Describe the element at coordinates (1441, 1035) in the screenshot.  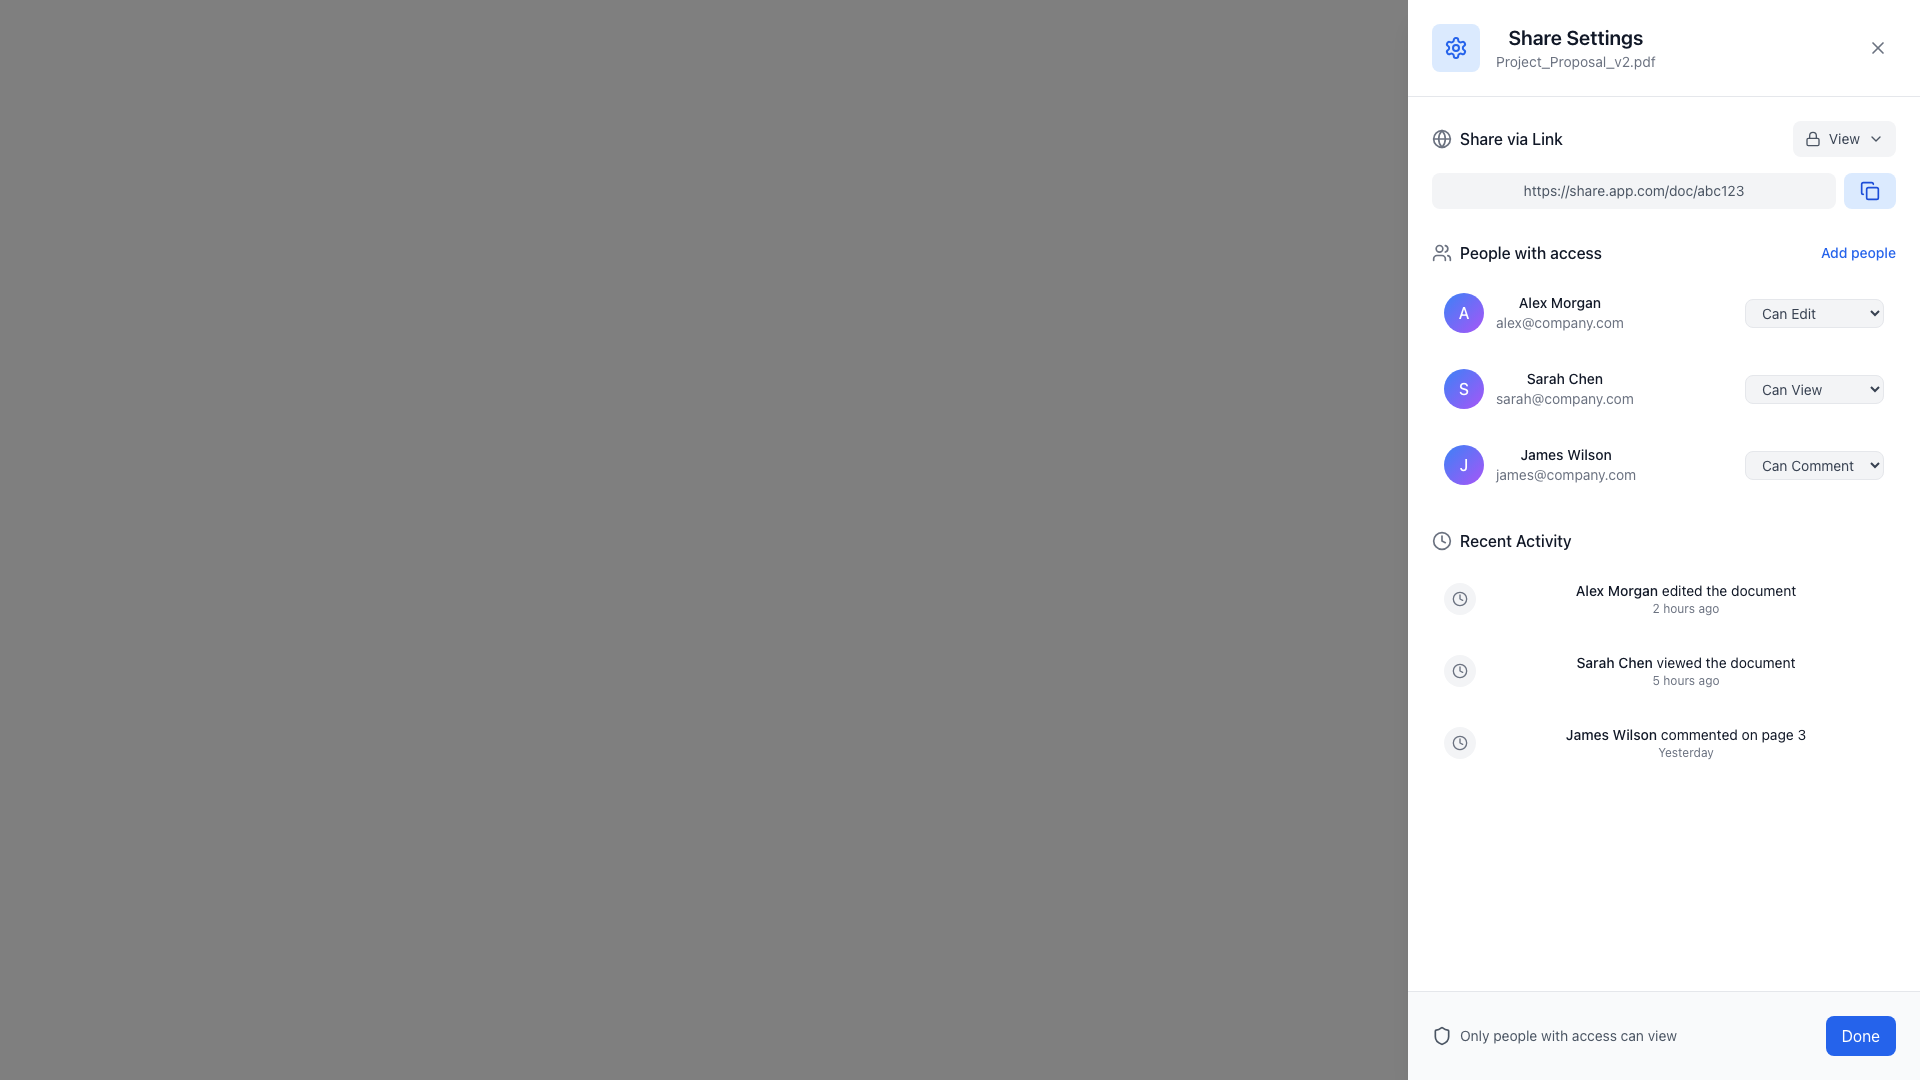
I see `the shield icon representing security or restricted access, which is positioned at the beginning of the text 'Only people with access can view'` at that location.